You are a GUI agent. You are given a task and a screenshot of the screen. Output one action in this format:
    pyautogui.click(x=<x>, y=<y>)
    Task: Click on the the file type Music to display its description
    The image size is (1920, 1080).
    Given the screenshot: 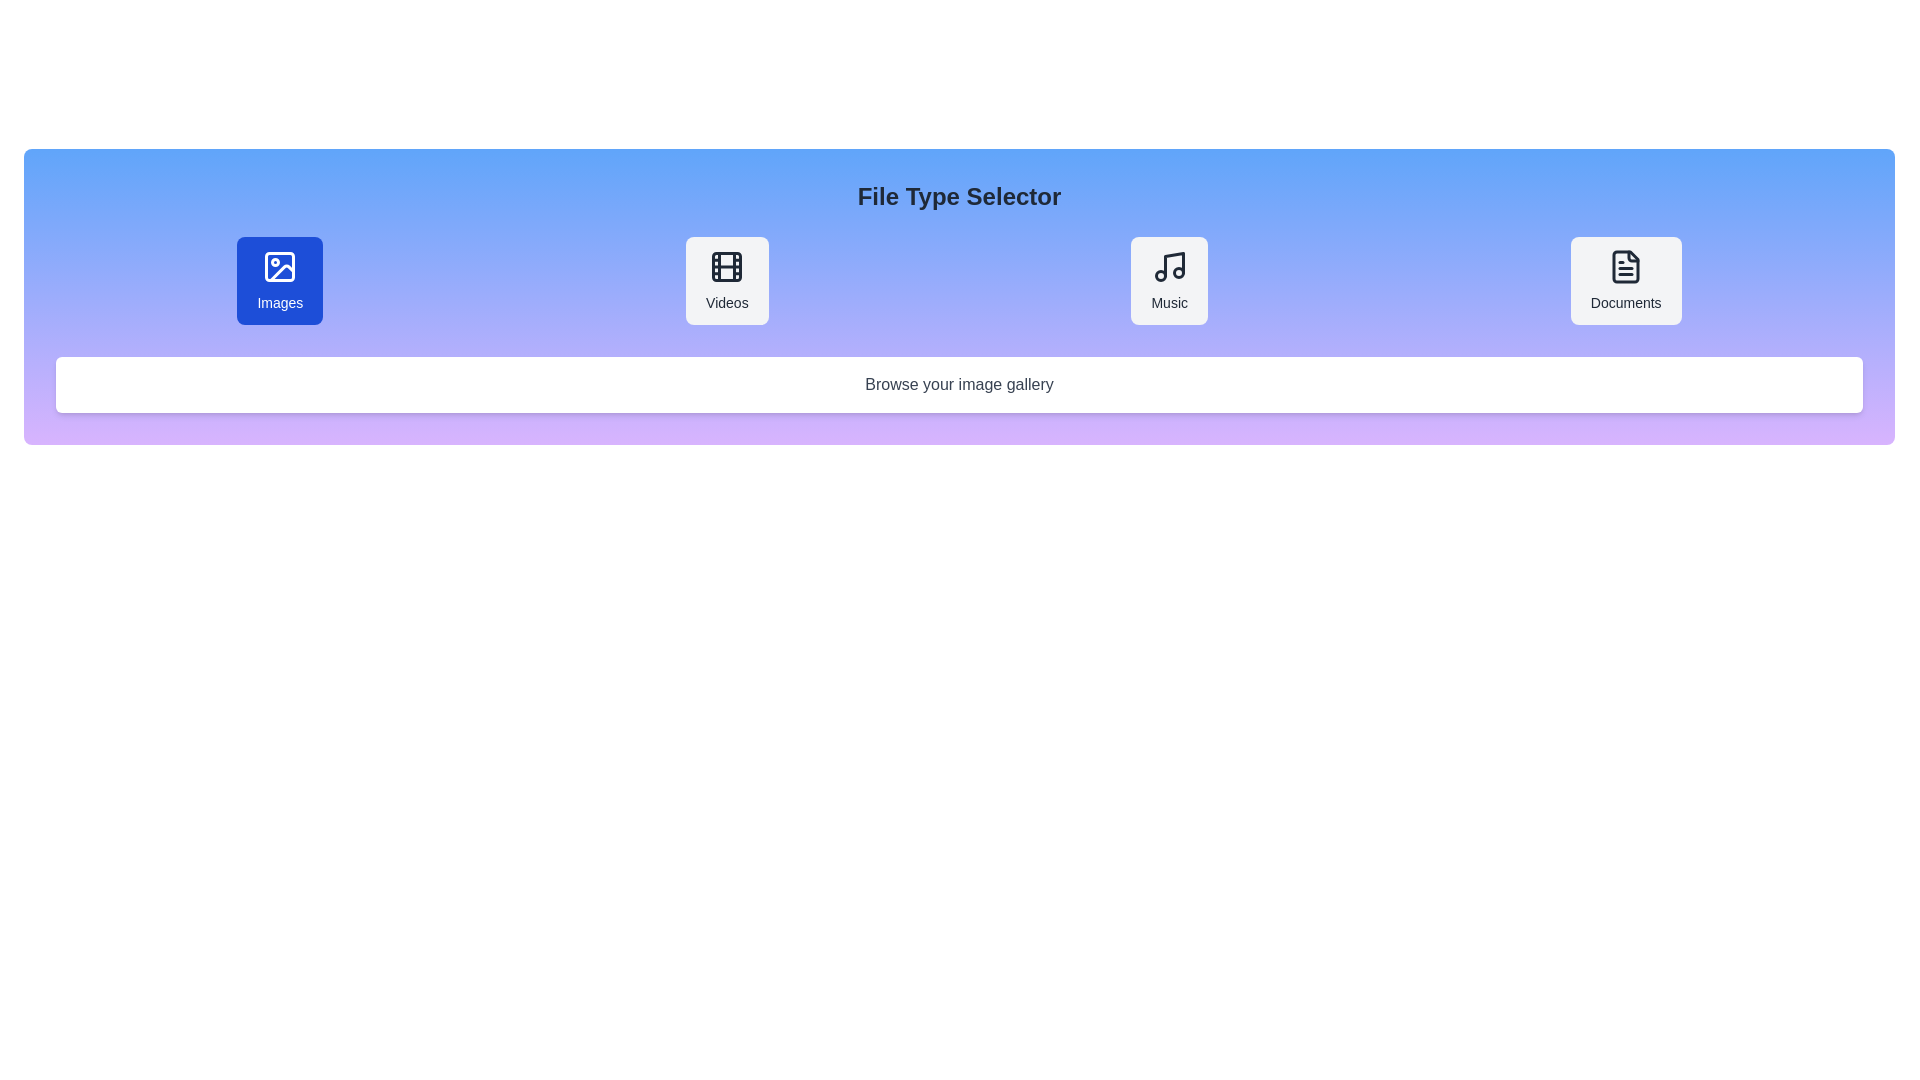 What is the action you would take?
    pyautogui.click(x=1169, y=281)
    